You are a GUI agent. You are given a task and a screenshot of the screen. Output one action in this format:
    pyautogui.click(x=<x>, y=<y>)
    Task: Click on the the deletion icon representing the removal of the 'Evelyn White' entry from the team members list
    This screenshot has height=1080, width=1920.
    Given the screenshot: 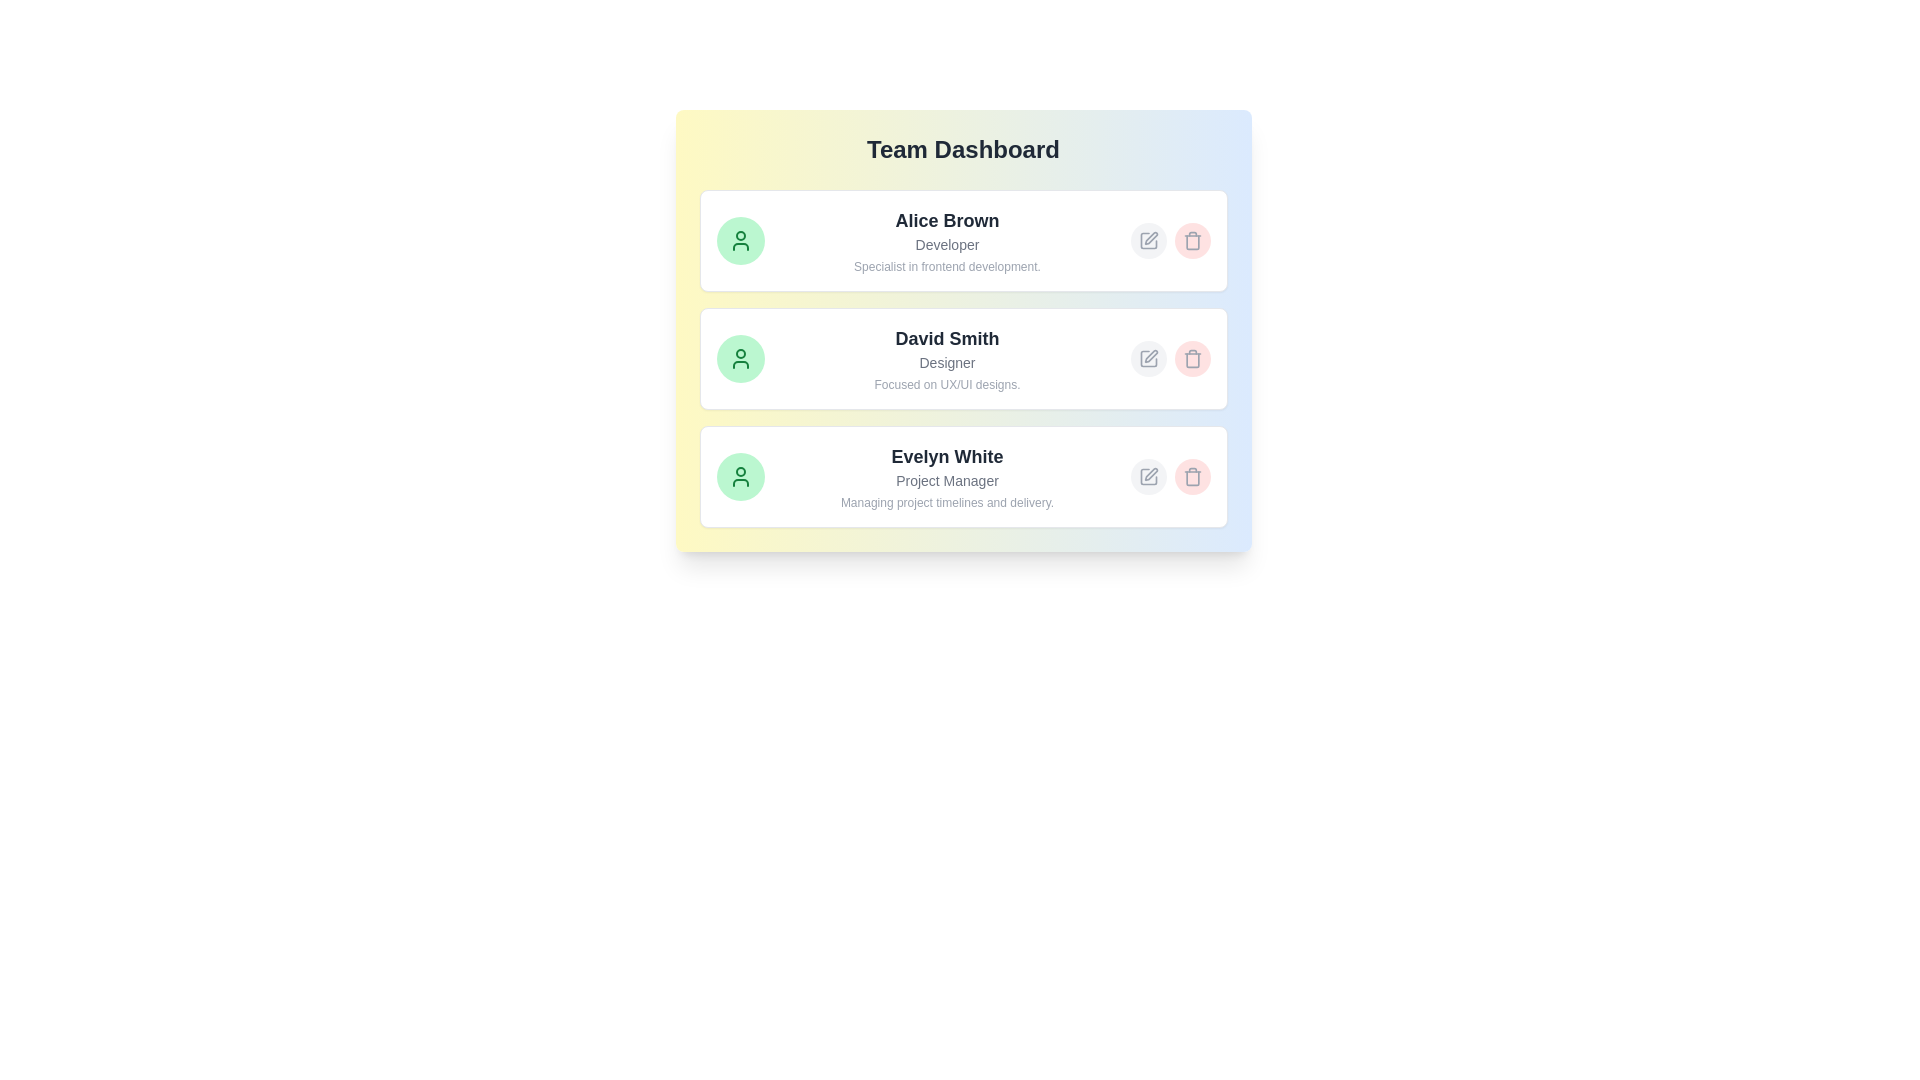 What is the action you would take?
    pyautogui.click(x=1192, y=477)
    